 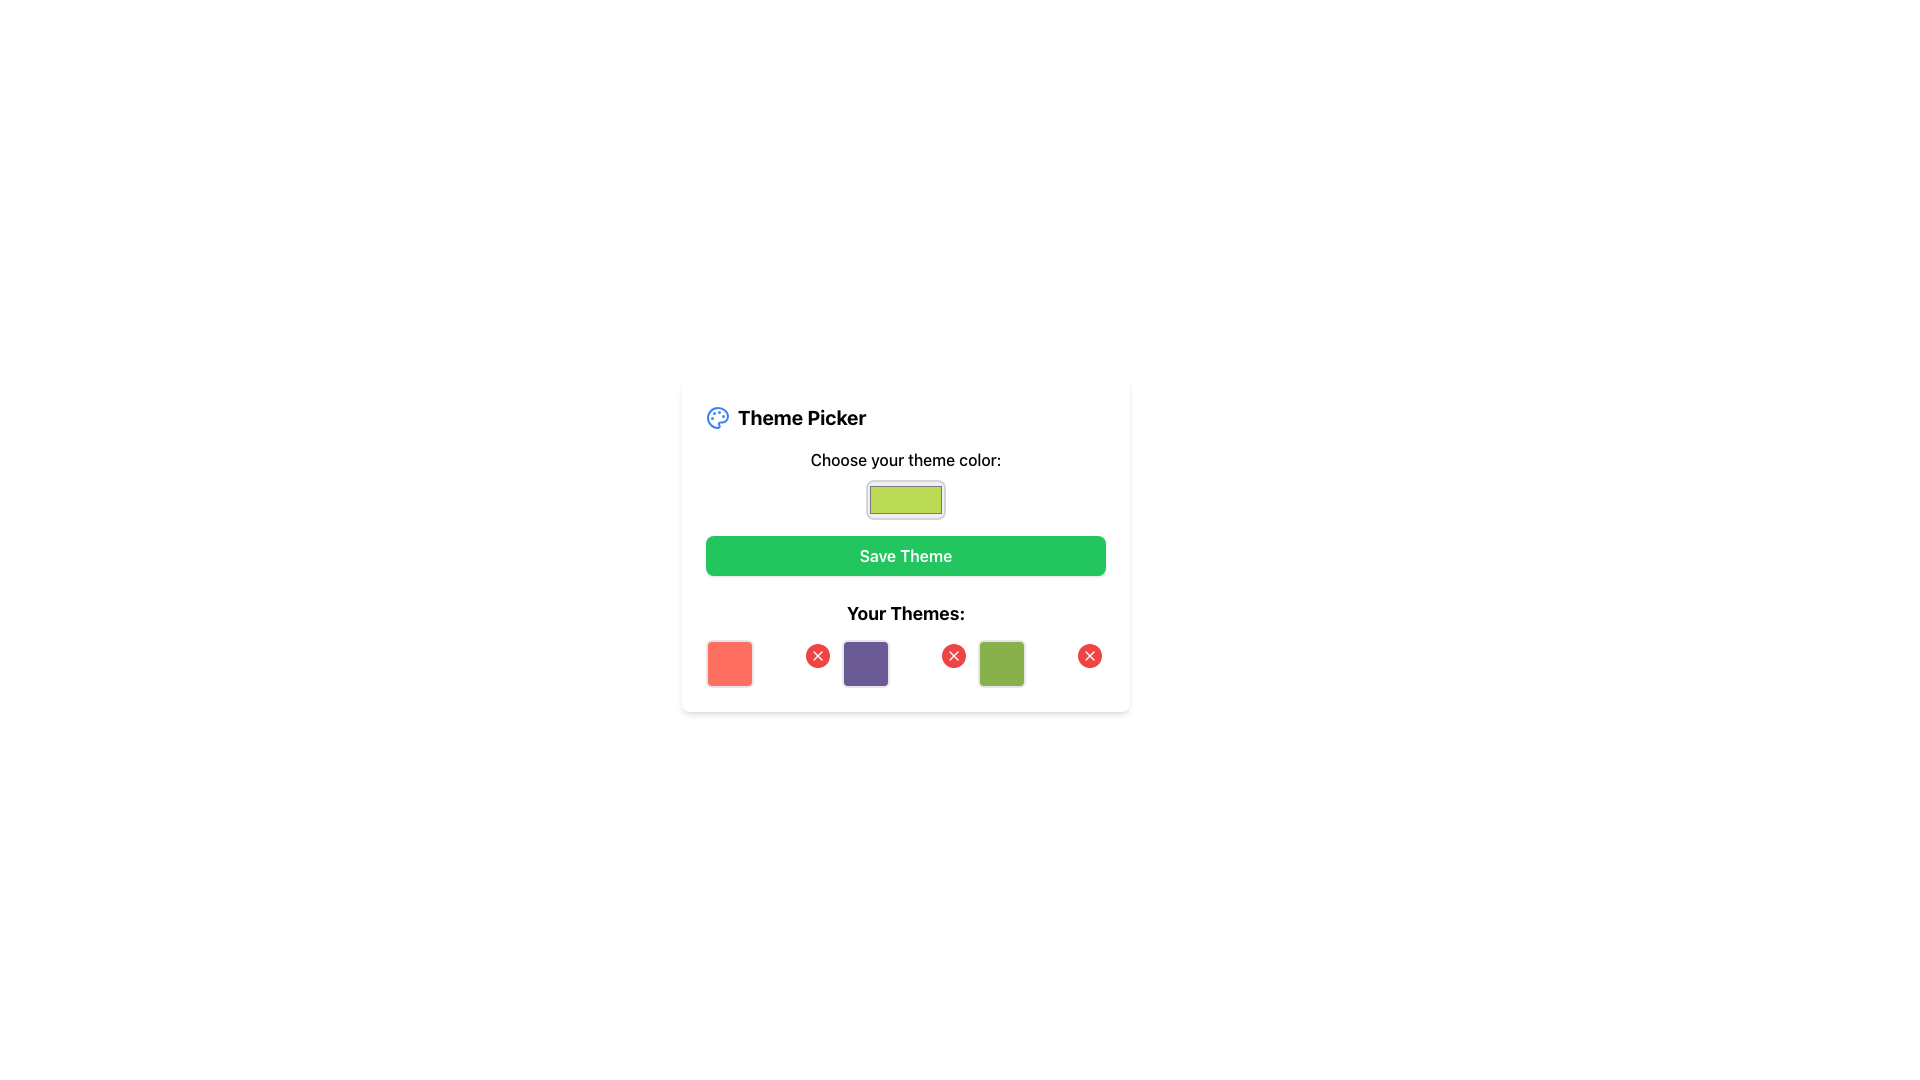 What do you see at coordinates (1088, 655) in the screenshot?
I see `the Close button located inside a red button at the far-right of the row of theme color selectors under the 'Your Themes' section` at bounding box center [1088, 655].